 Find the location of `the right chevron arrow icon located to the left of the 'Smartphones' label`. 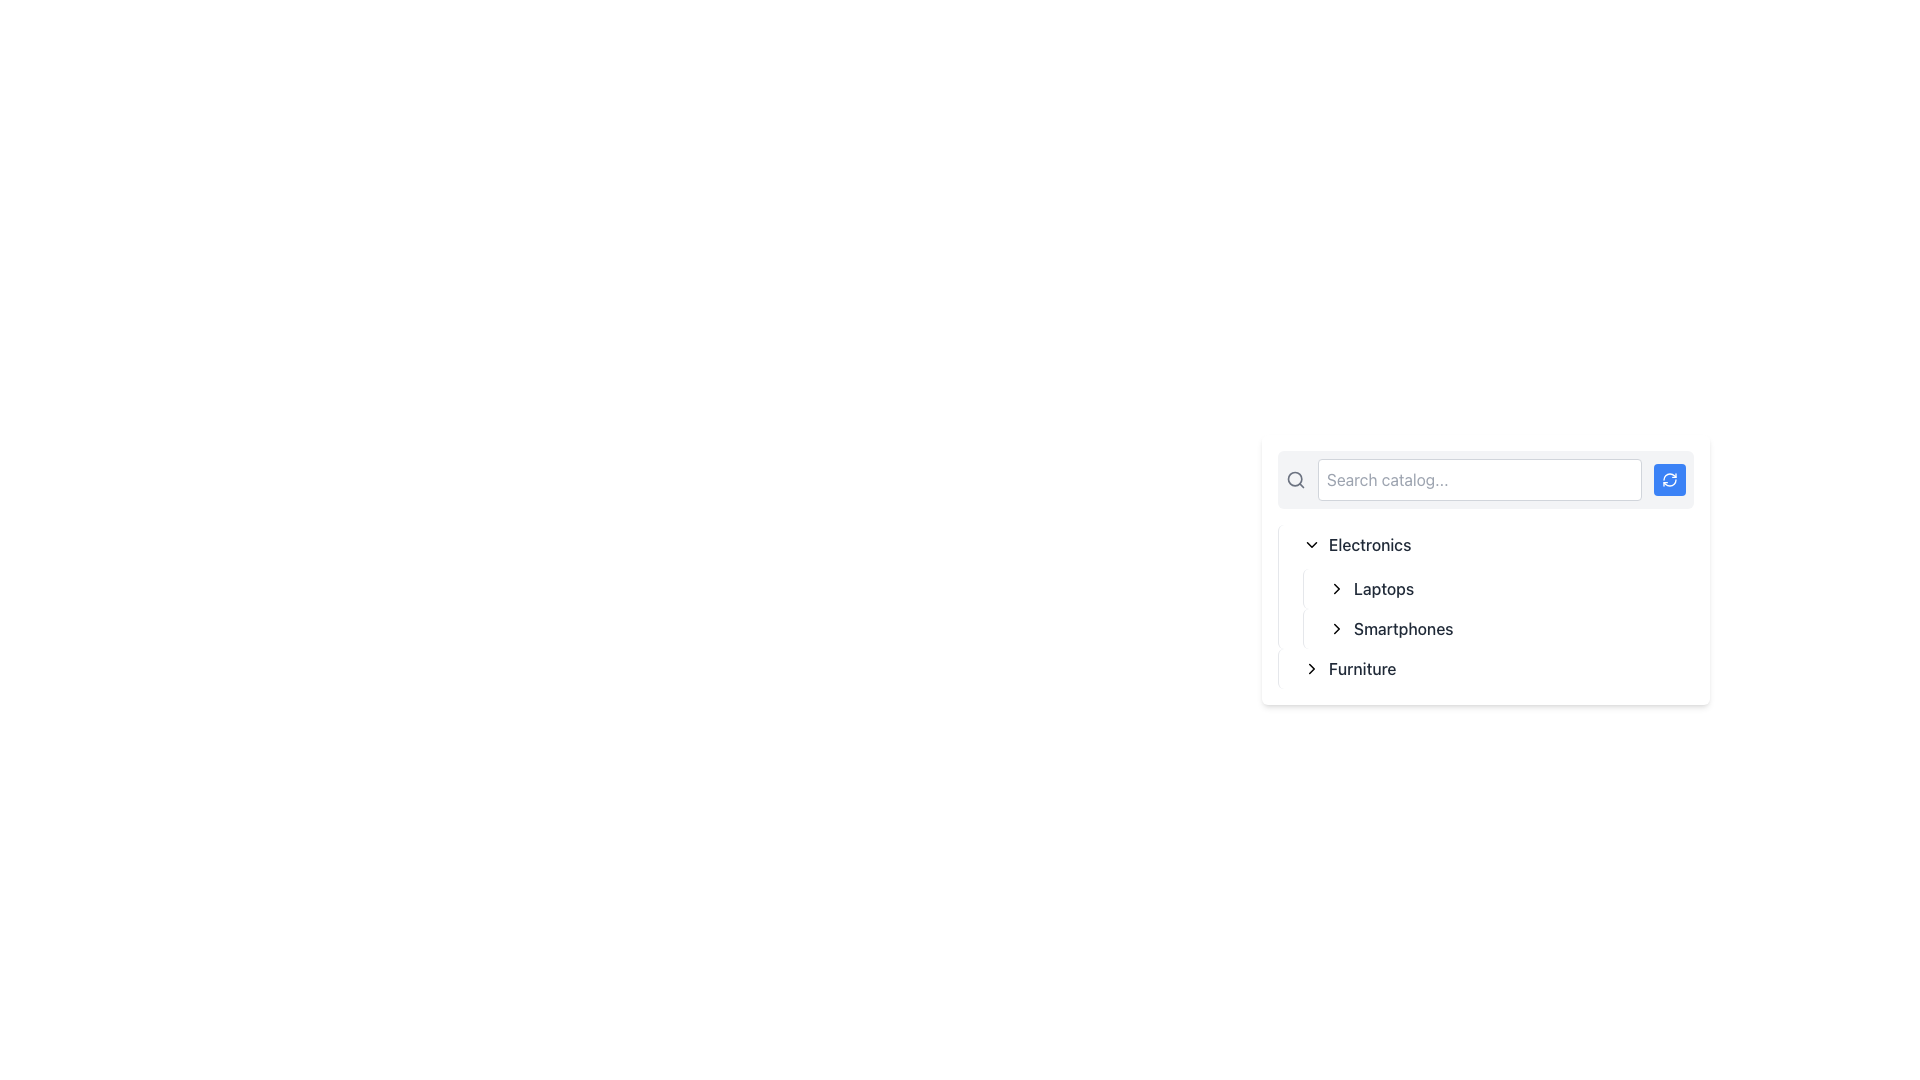

the right chevron arrow icon located to the left of the 'Smartphones' label is located at coordinates (1337, 627).